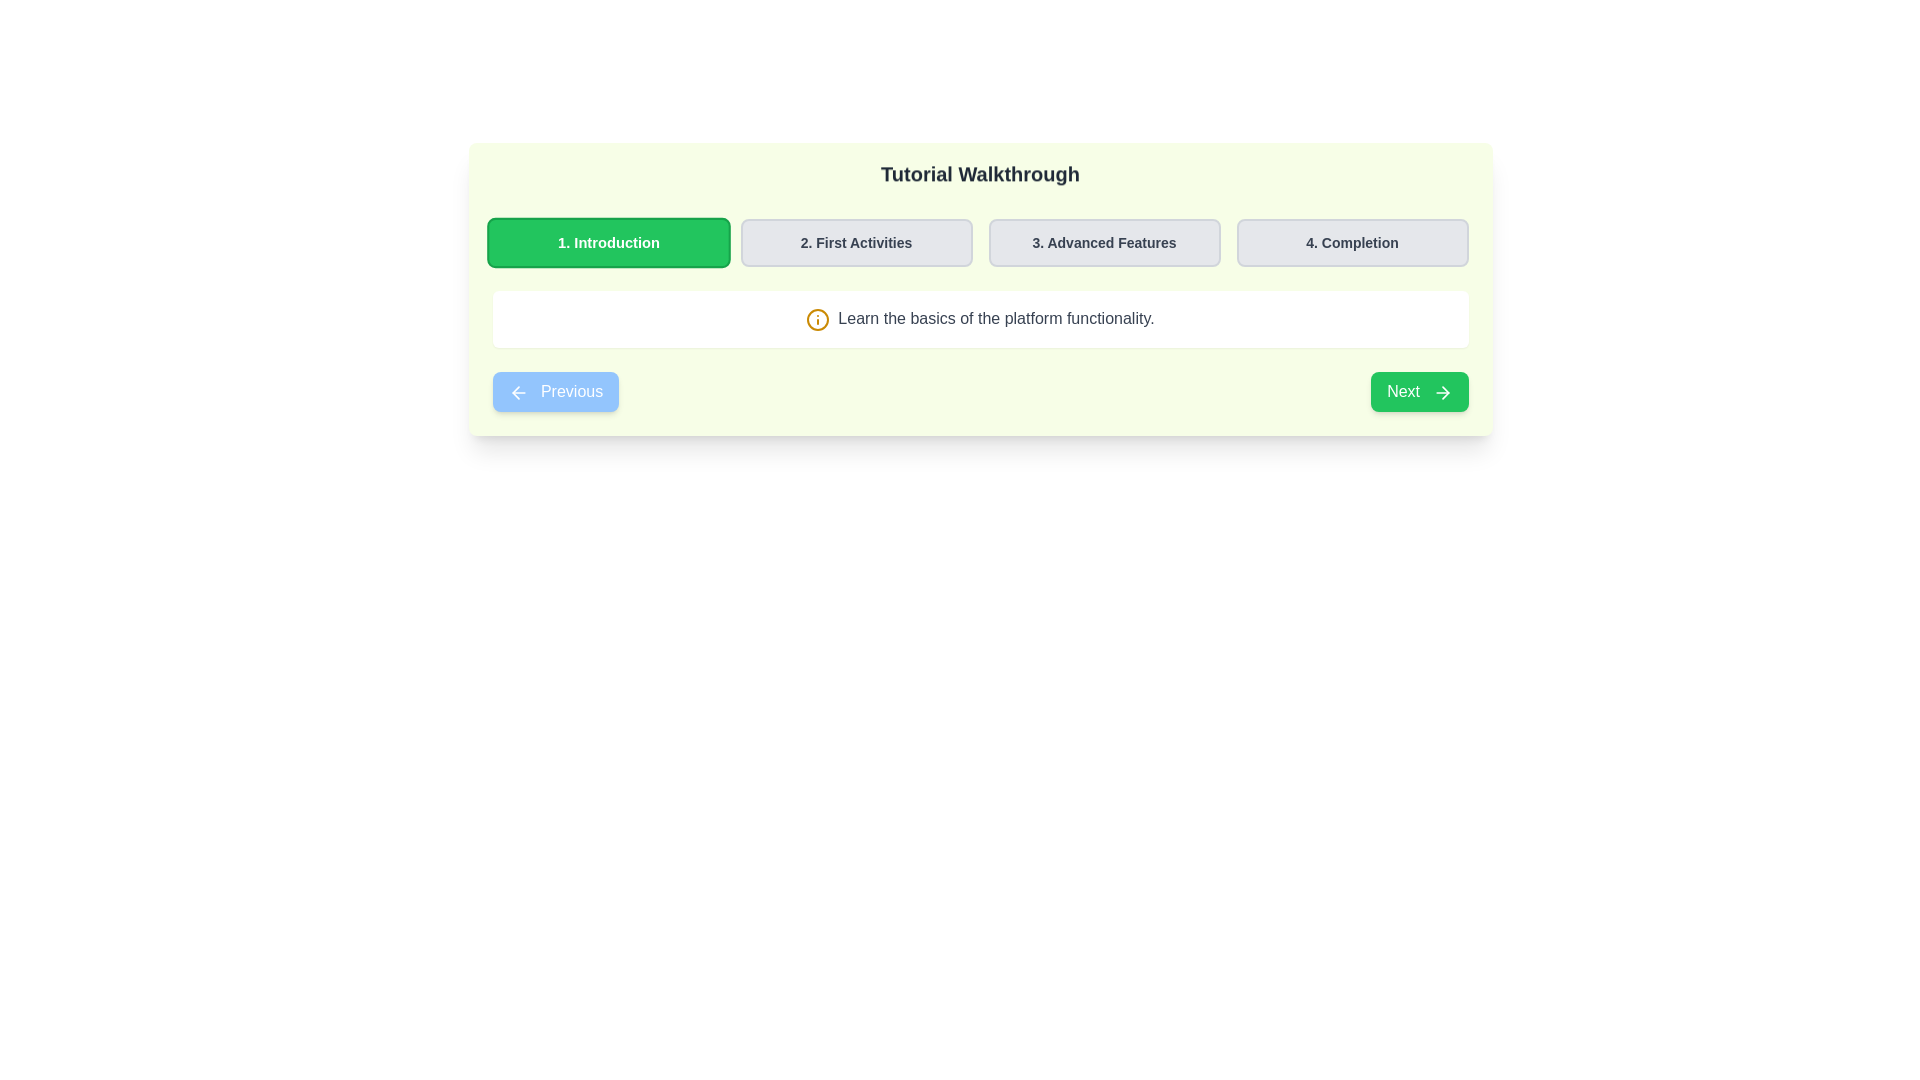 This screenshot has width=1920, height=1080. I want to click on the '1. Introduction' step in the Step Navigation Bar, so click(980, 242).